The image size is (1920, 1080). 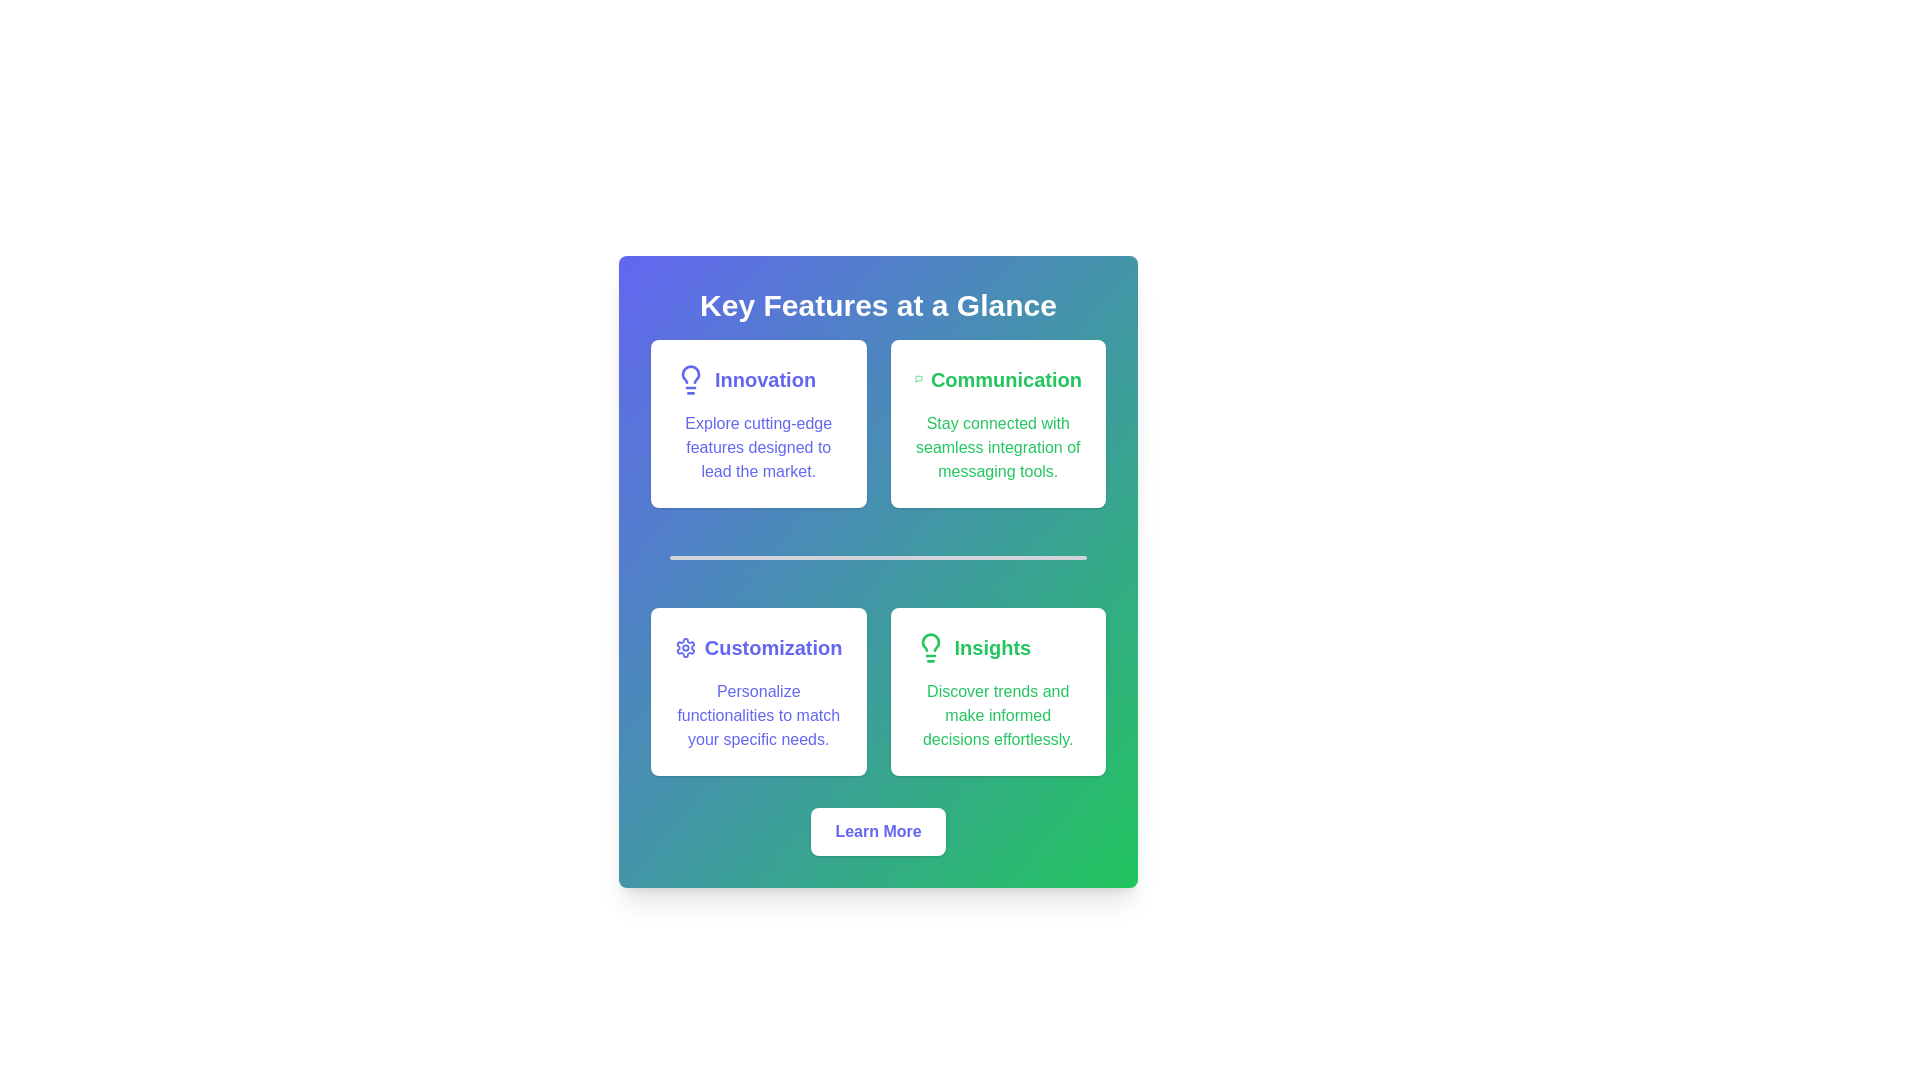 I want to click on the 'Innovation' text label with the lightbulb icon located in the upper-left quadrant of the layout, as it may have interactive actions associated with it, so click(x=757, y=380).